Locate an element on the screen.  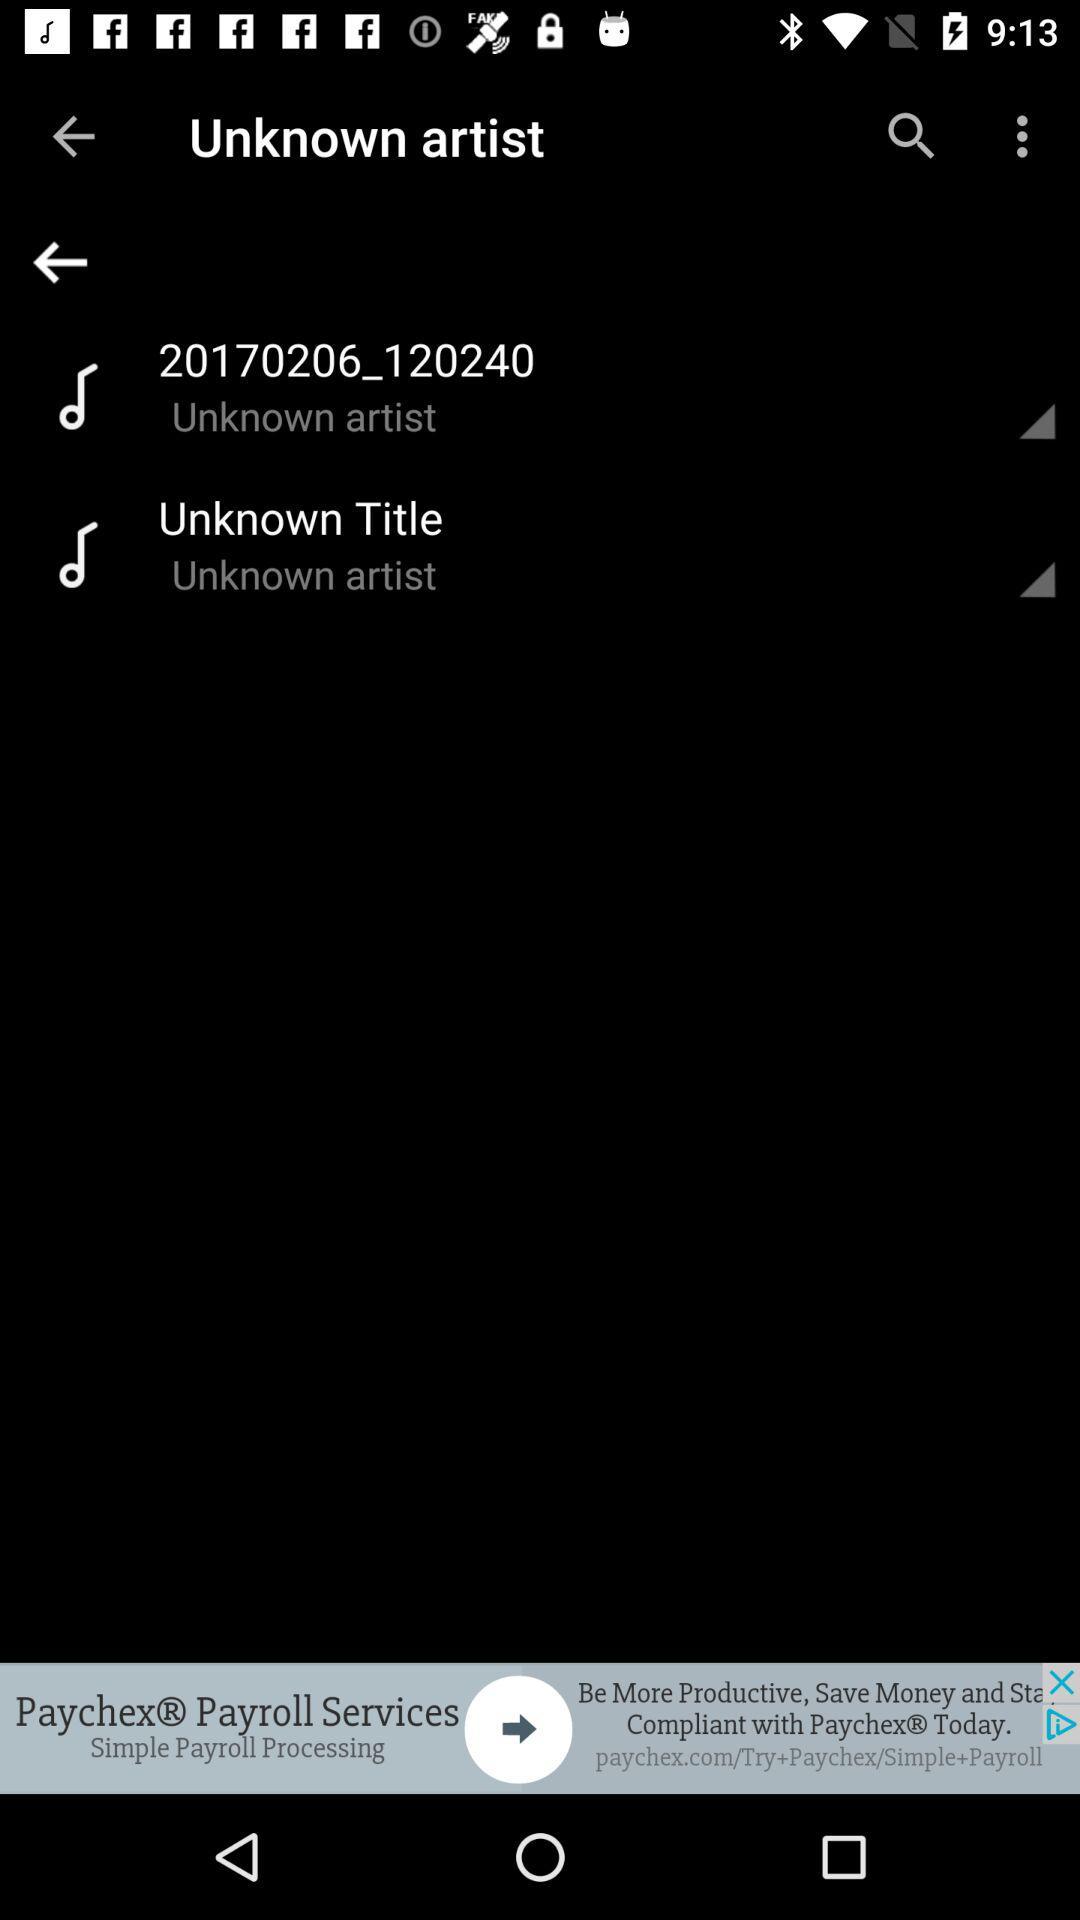
back is located at coordinates (549, 261).